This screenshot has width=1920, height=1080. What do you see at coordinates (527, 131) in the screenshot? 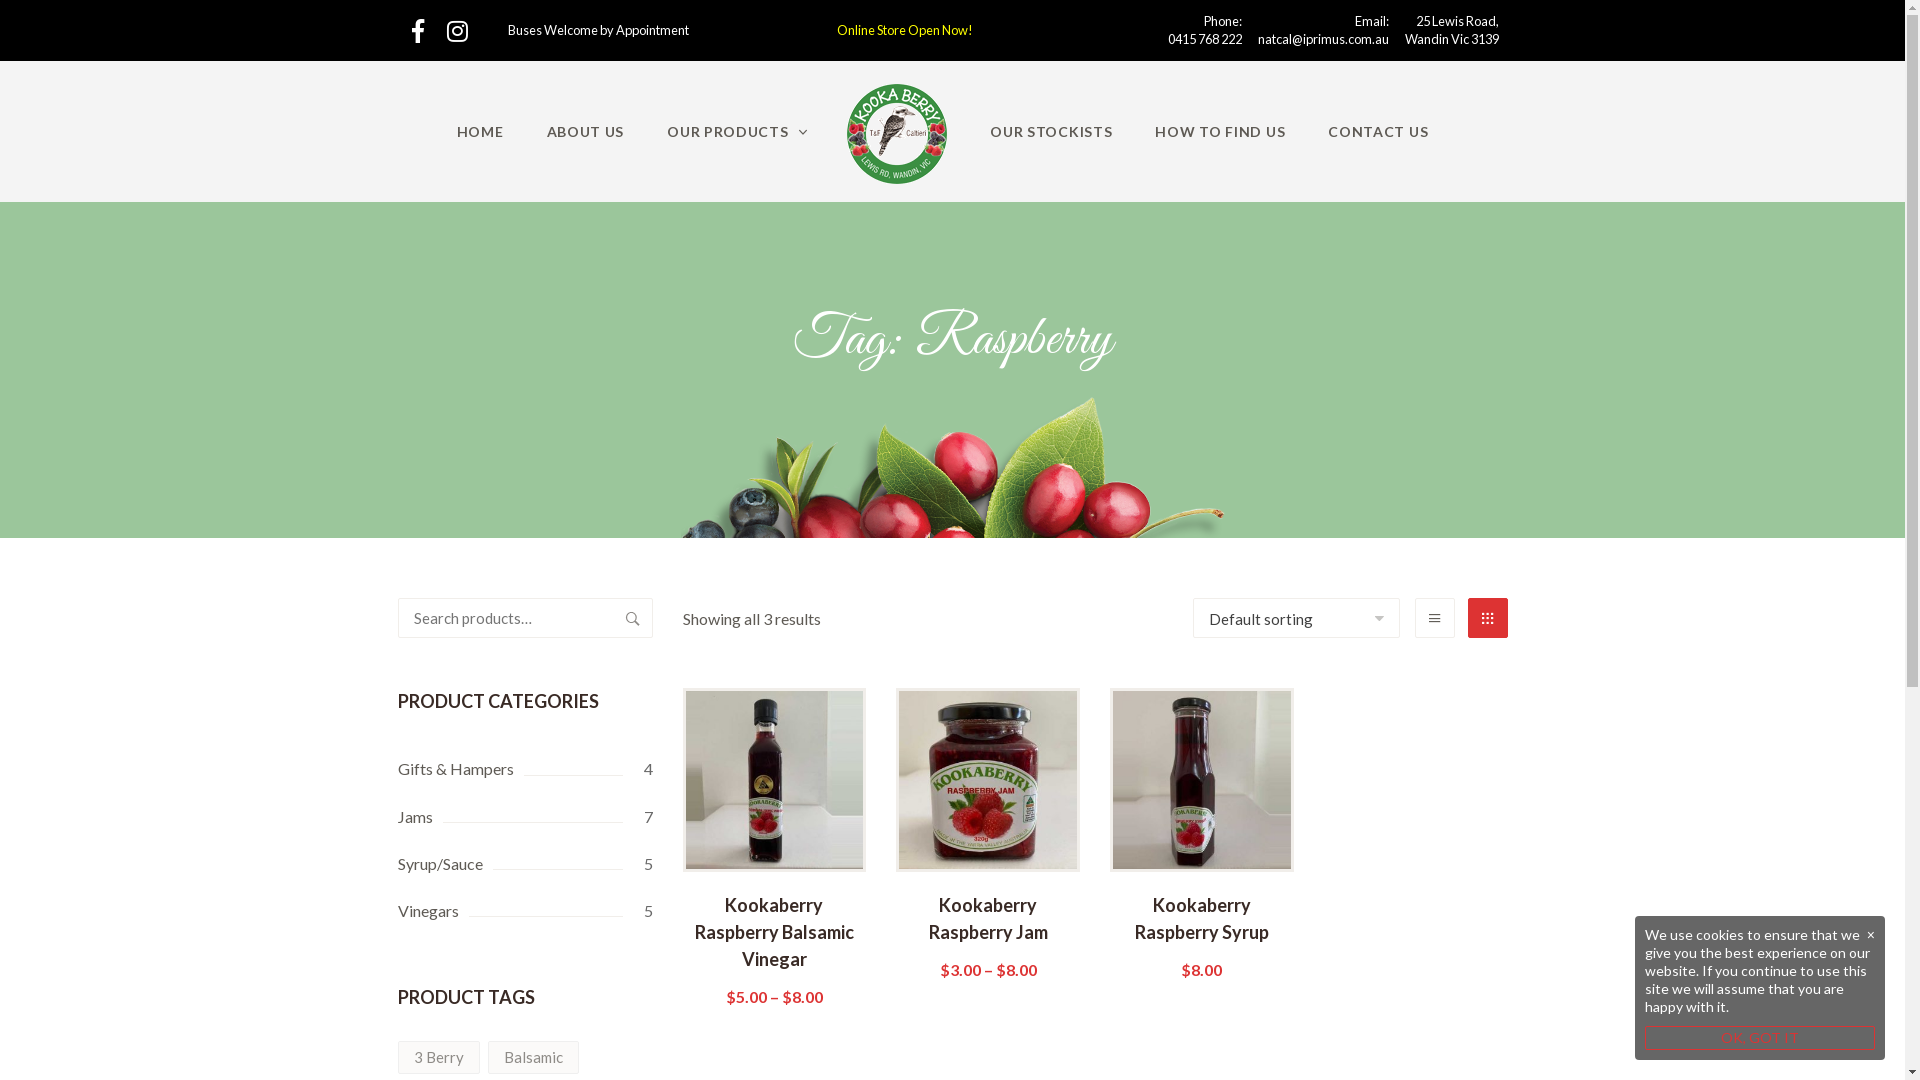
I see `'ABOUT US'` at bounding box center [527, 131].